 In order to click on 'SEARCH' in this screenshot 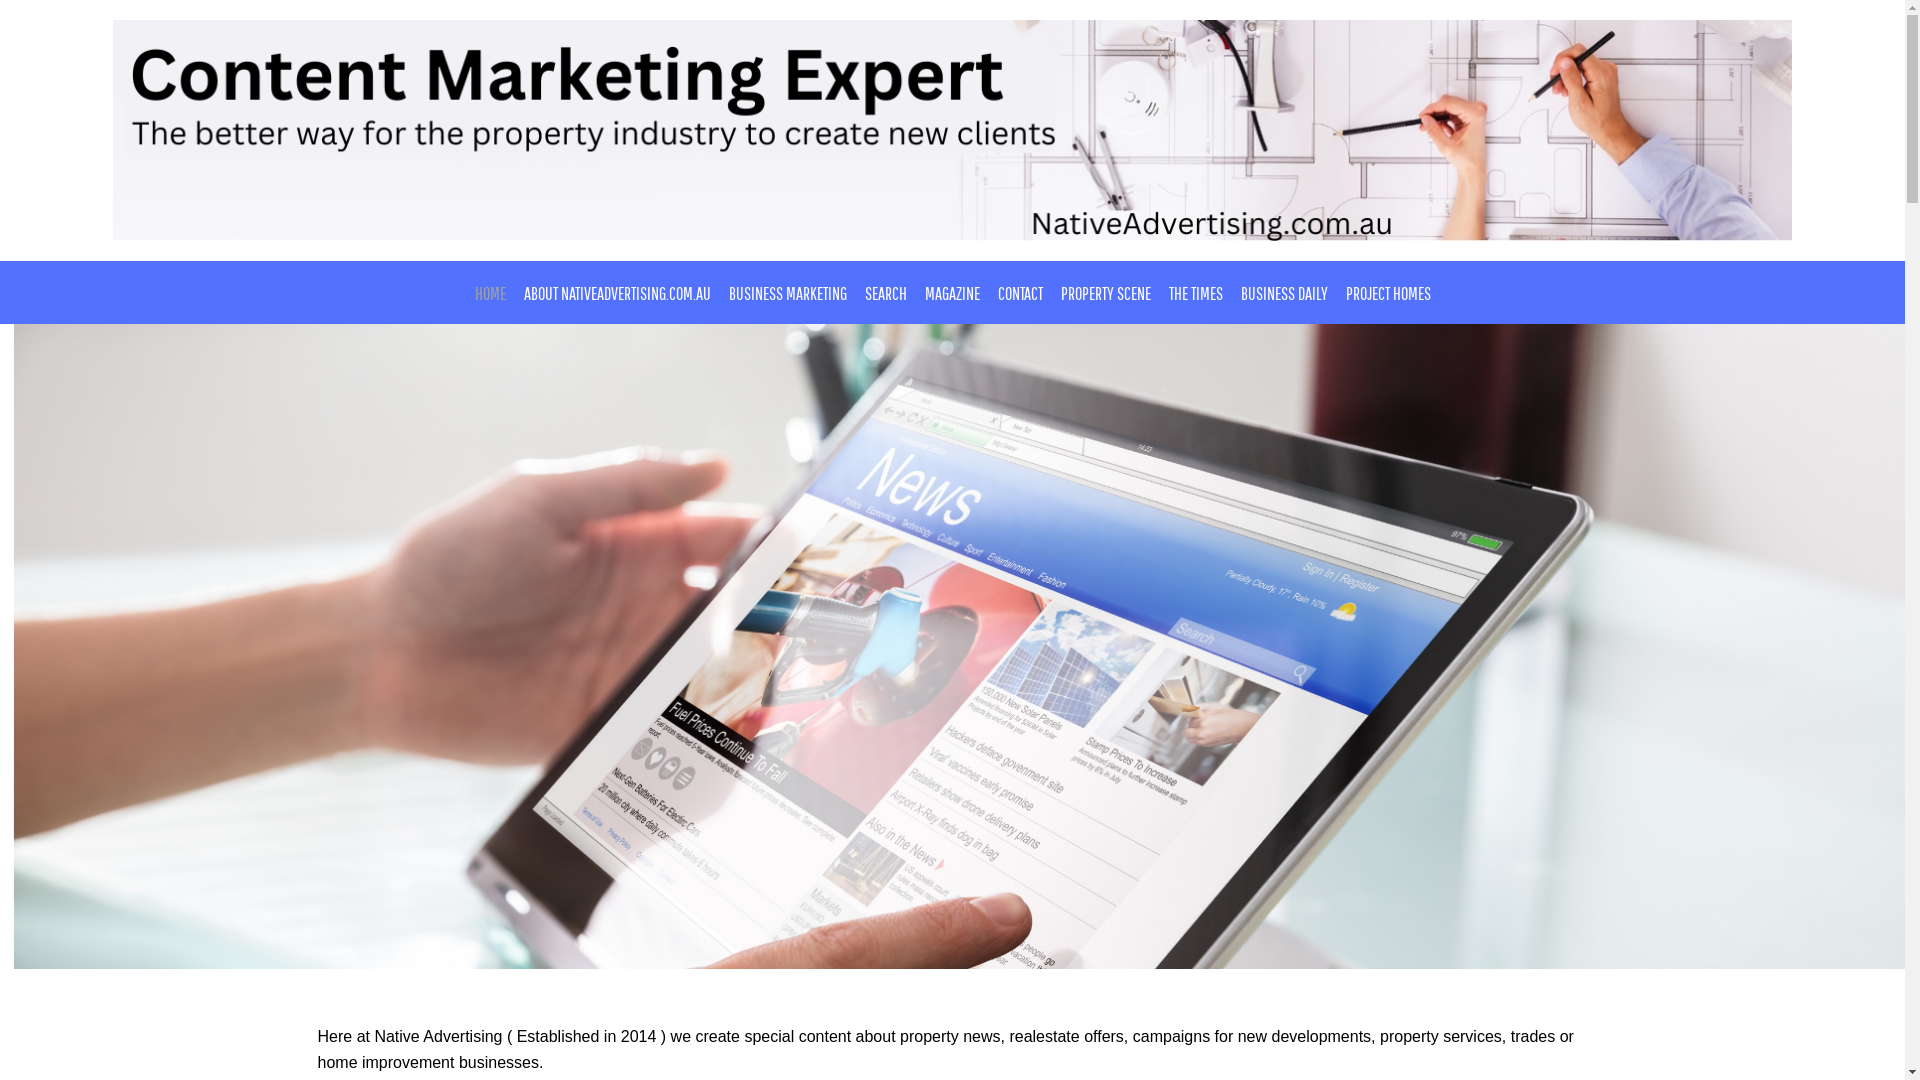, I will do `click(855, 293)`.